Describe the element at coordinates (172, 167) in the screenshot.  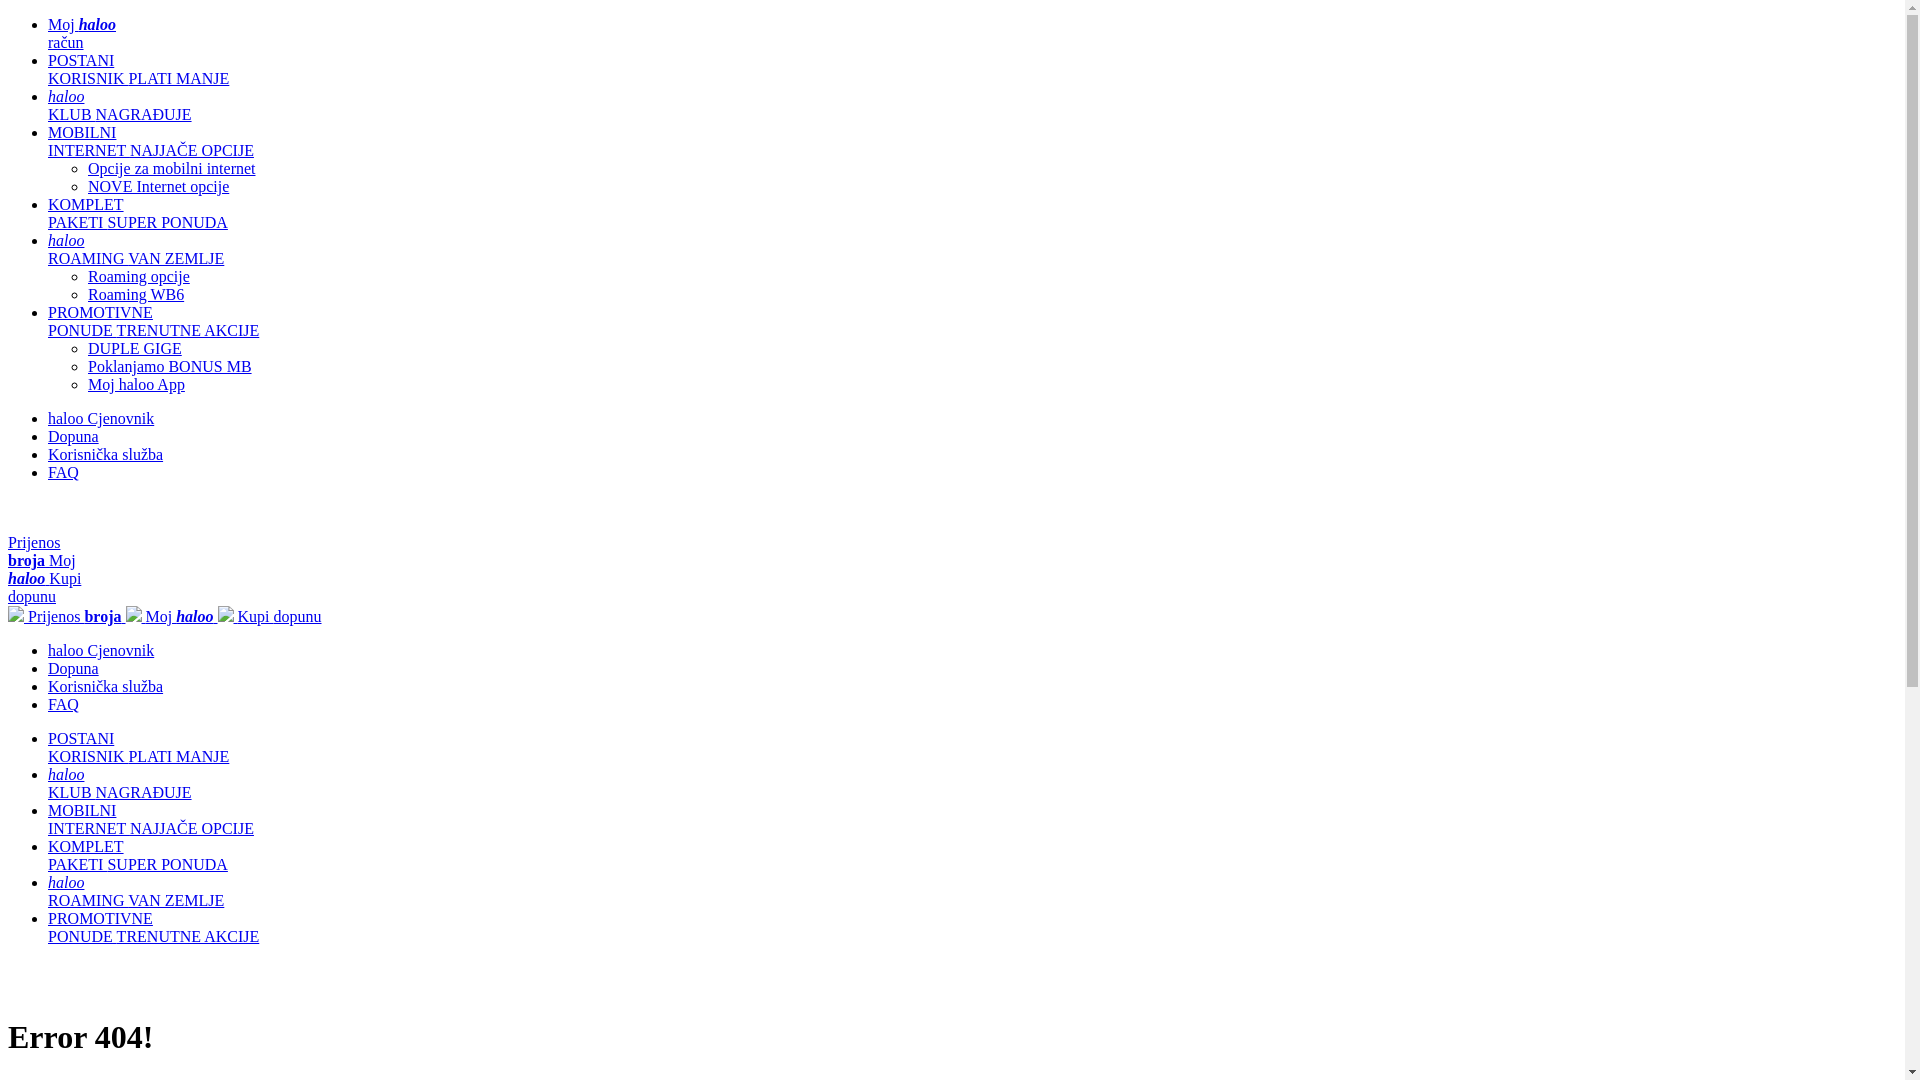
I see `'Opcije za mobilni internet'` at that location.